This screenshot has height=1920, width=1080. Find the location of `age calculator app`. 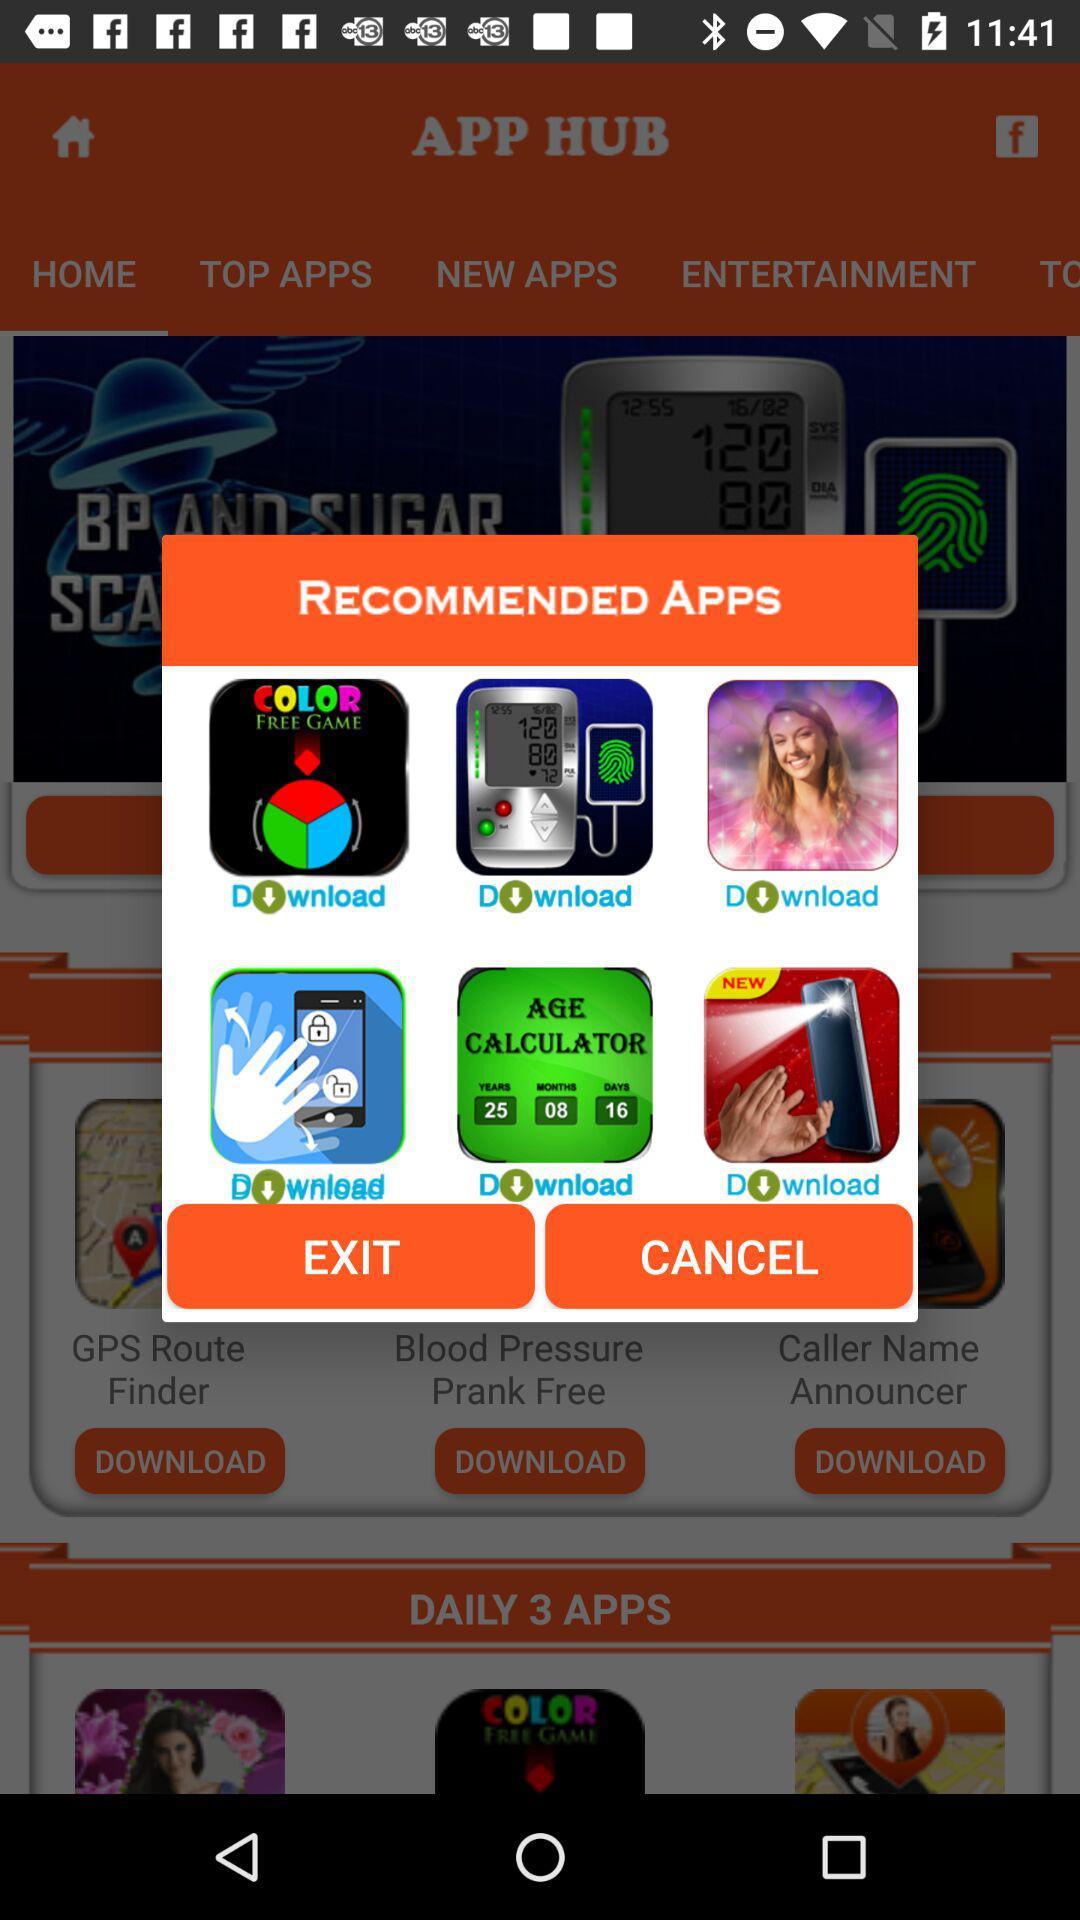

age calculator app is located at coordinates (540, 1072).